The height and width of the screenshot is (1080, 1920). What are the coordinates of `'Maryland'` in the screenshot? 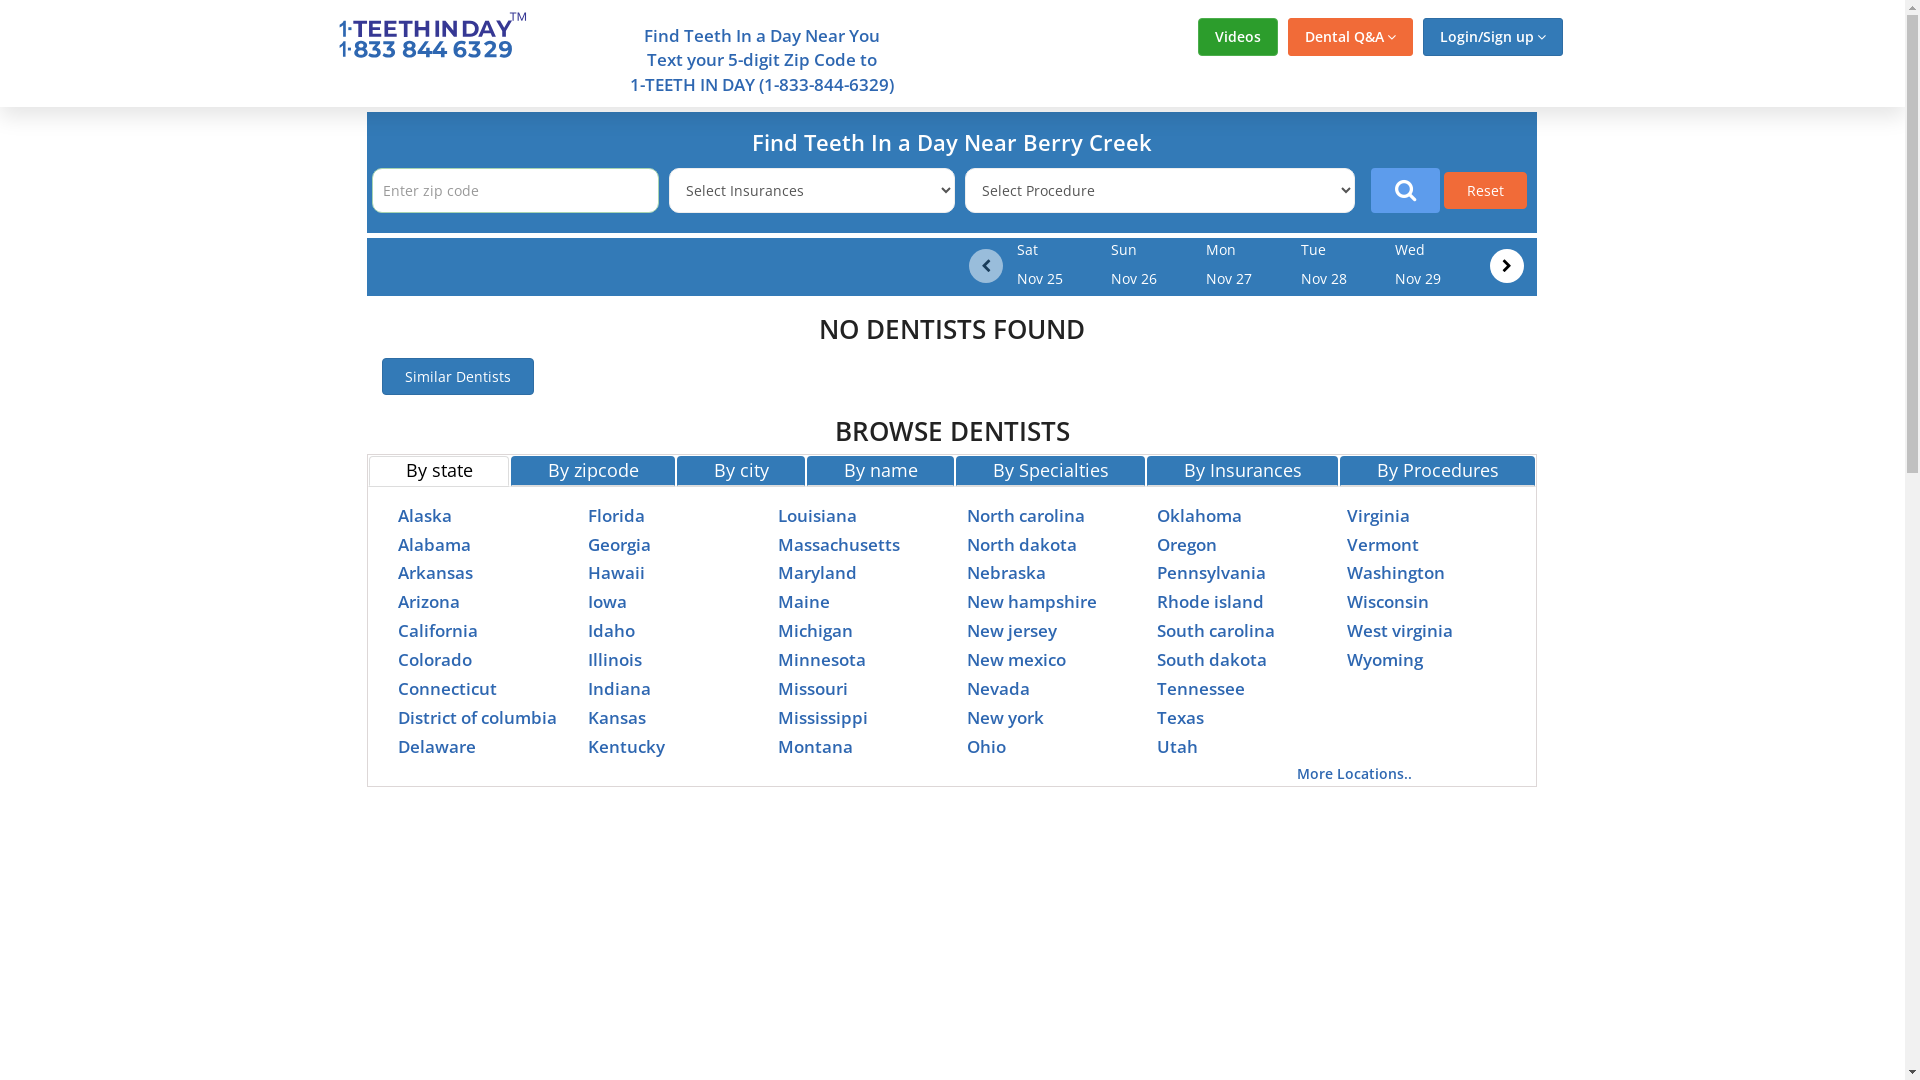 It's located at (817, 572).